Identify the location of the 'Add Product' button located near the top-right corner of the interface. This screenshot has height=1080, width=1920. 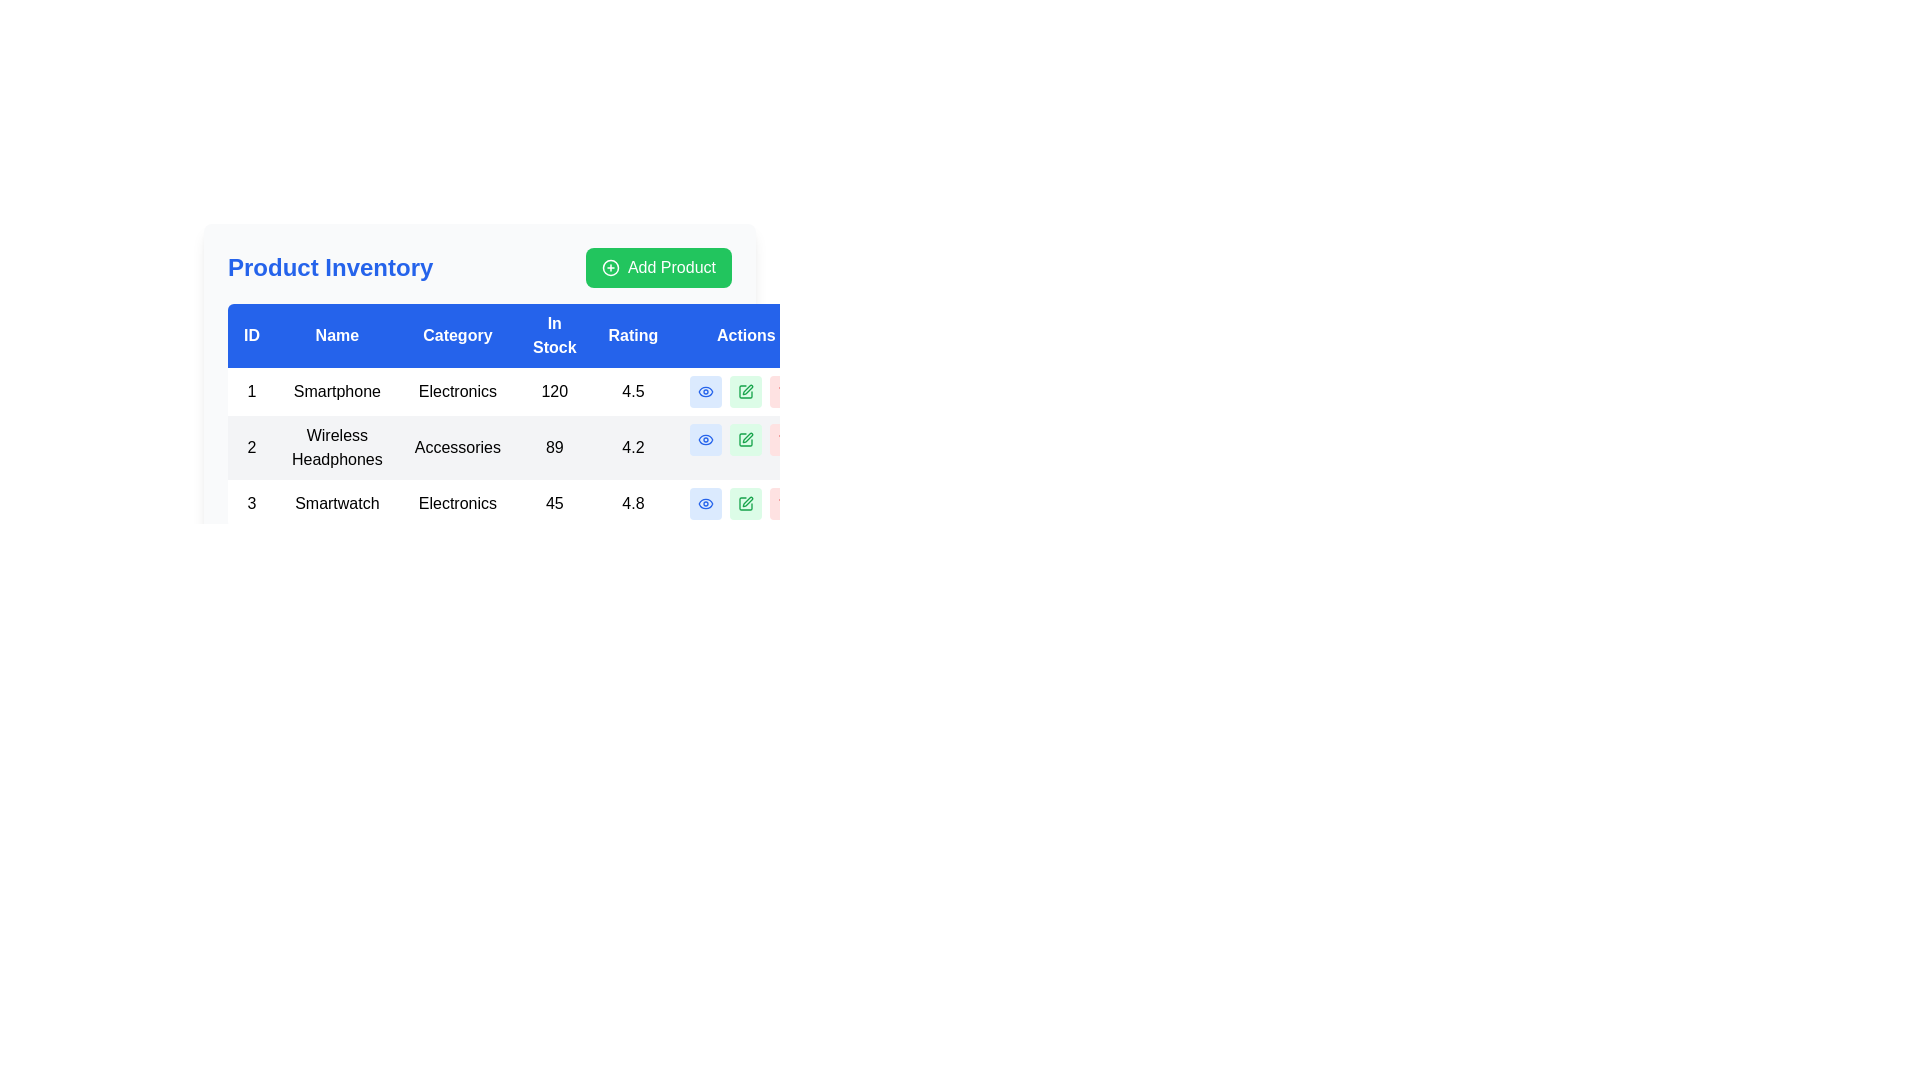
(658, 266).